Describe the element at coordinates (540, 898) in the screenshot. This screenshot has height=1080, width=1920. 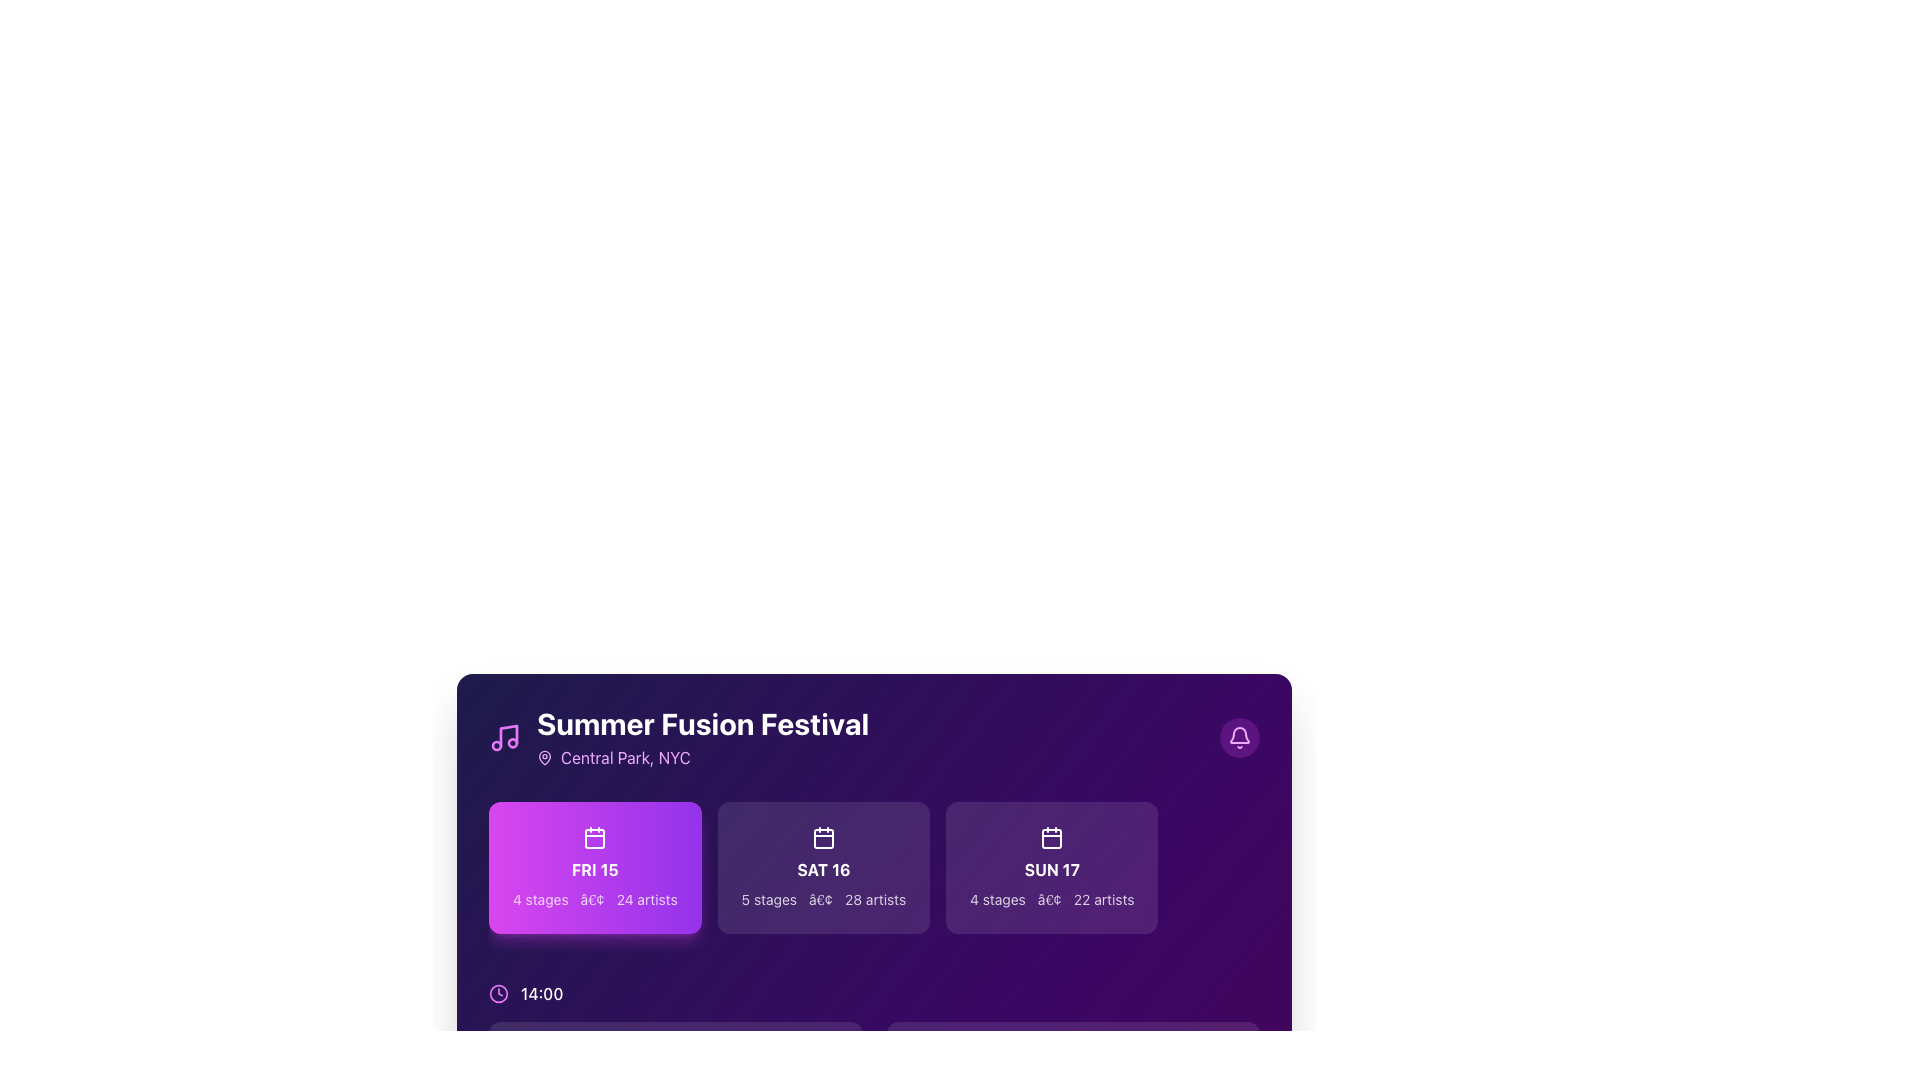
I see `the text element indicating the number of stages available for the 'FRI 15' section of the festival schedule, which is the leftmost in its group of three text elements` at that location.